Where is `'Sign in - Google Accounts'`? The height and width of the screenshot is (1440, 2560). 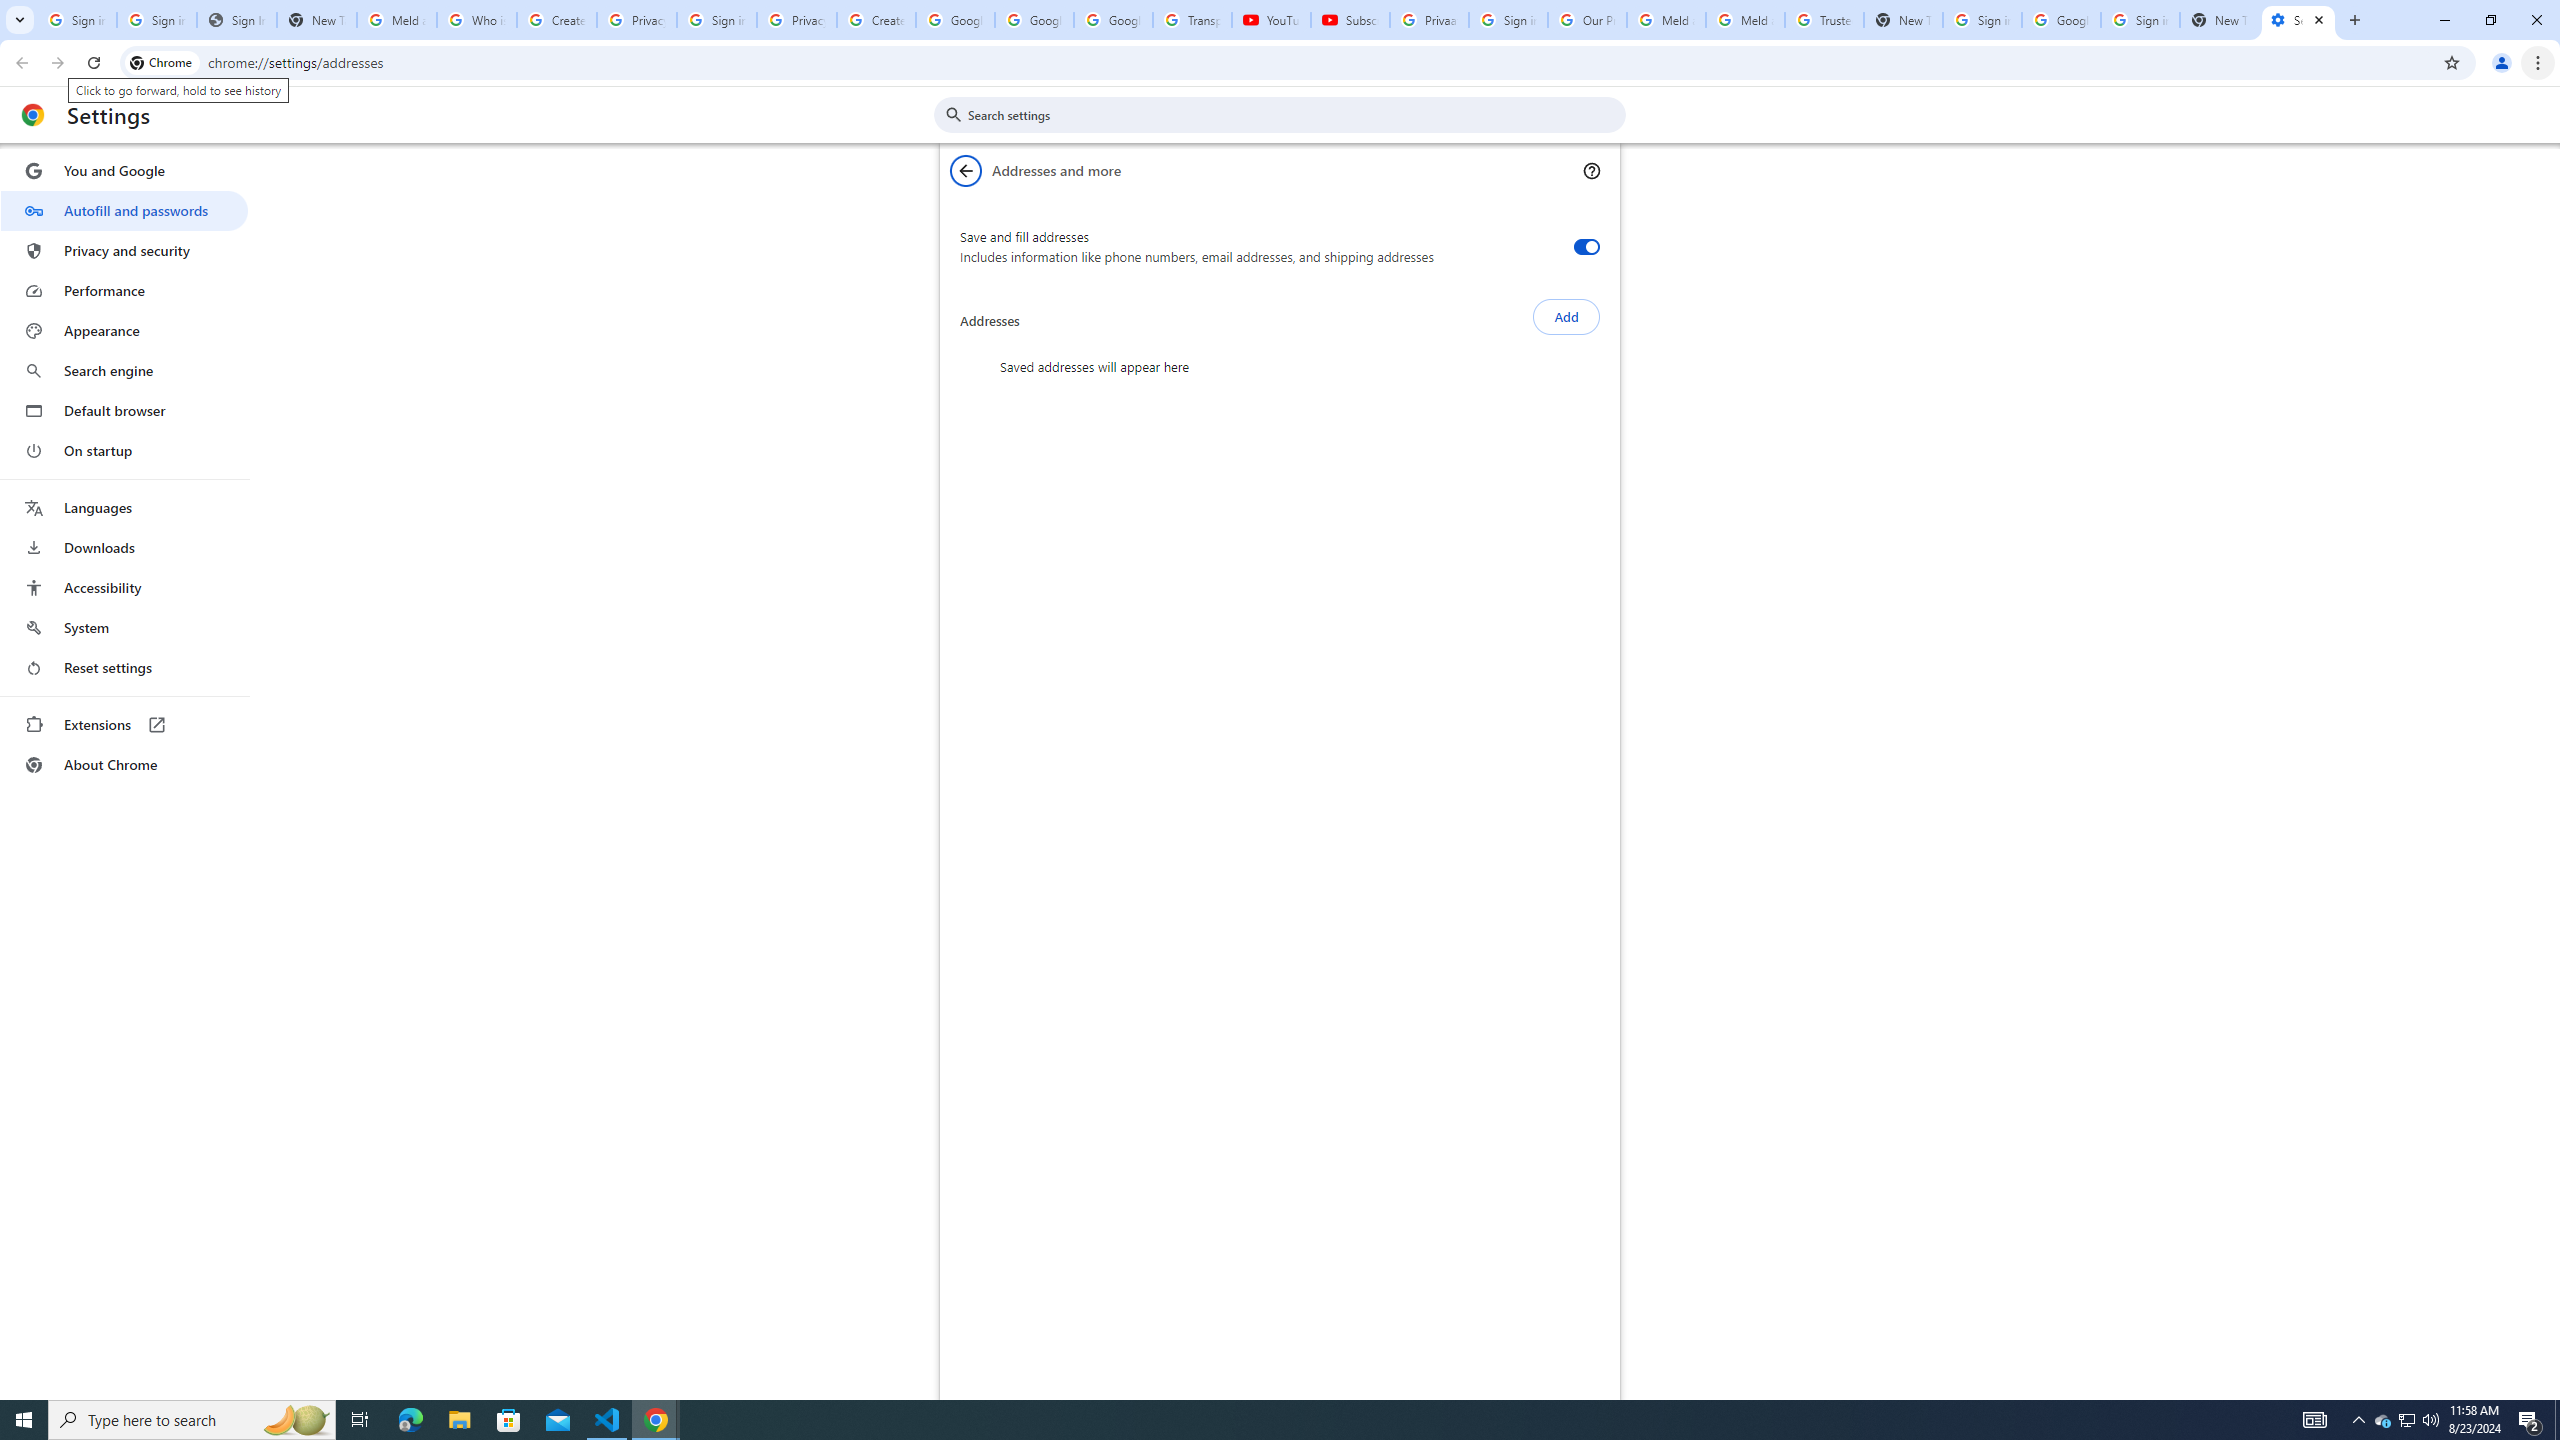
'Sign in - Google Accounts' is located at coordinates (2140, 19).